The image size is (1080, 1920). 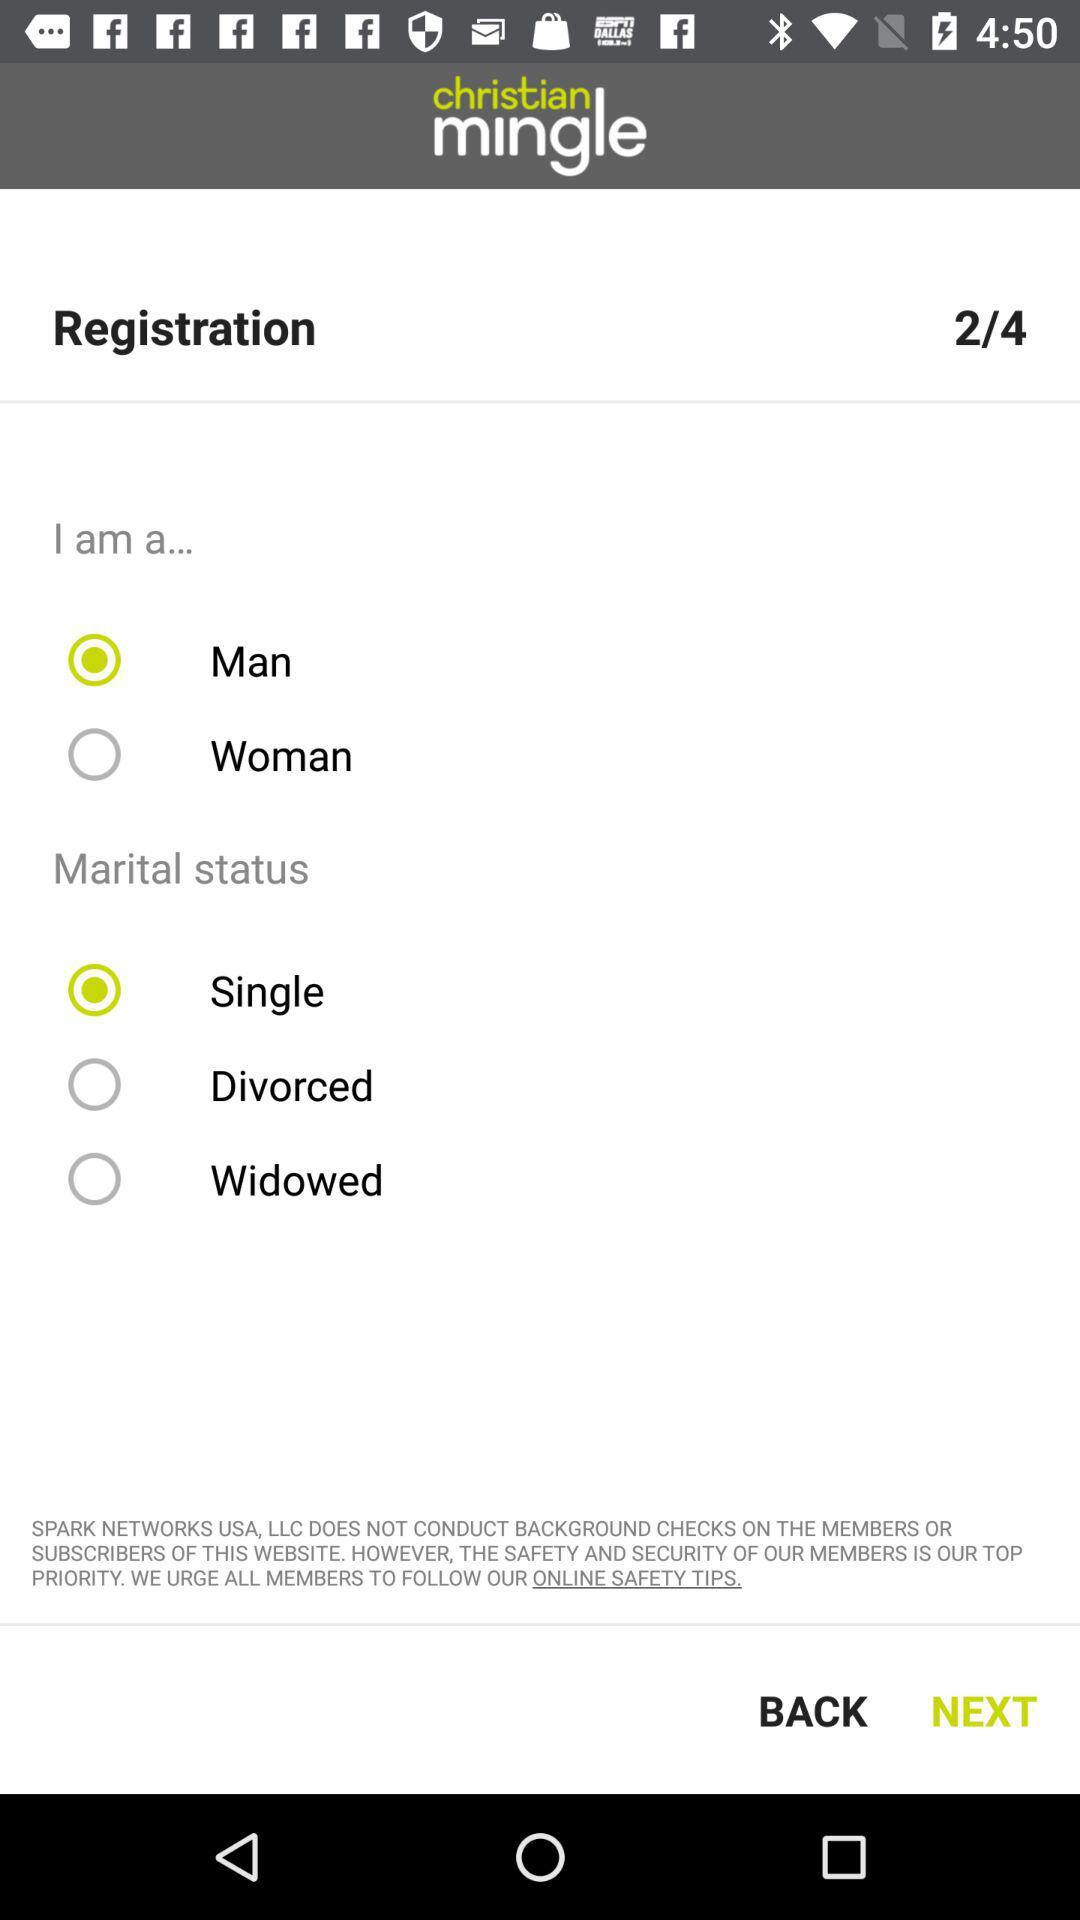 What do you see at coordinates (193, 660) in the screenshot?
I see `man` at bounding box center [193, 660].